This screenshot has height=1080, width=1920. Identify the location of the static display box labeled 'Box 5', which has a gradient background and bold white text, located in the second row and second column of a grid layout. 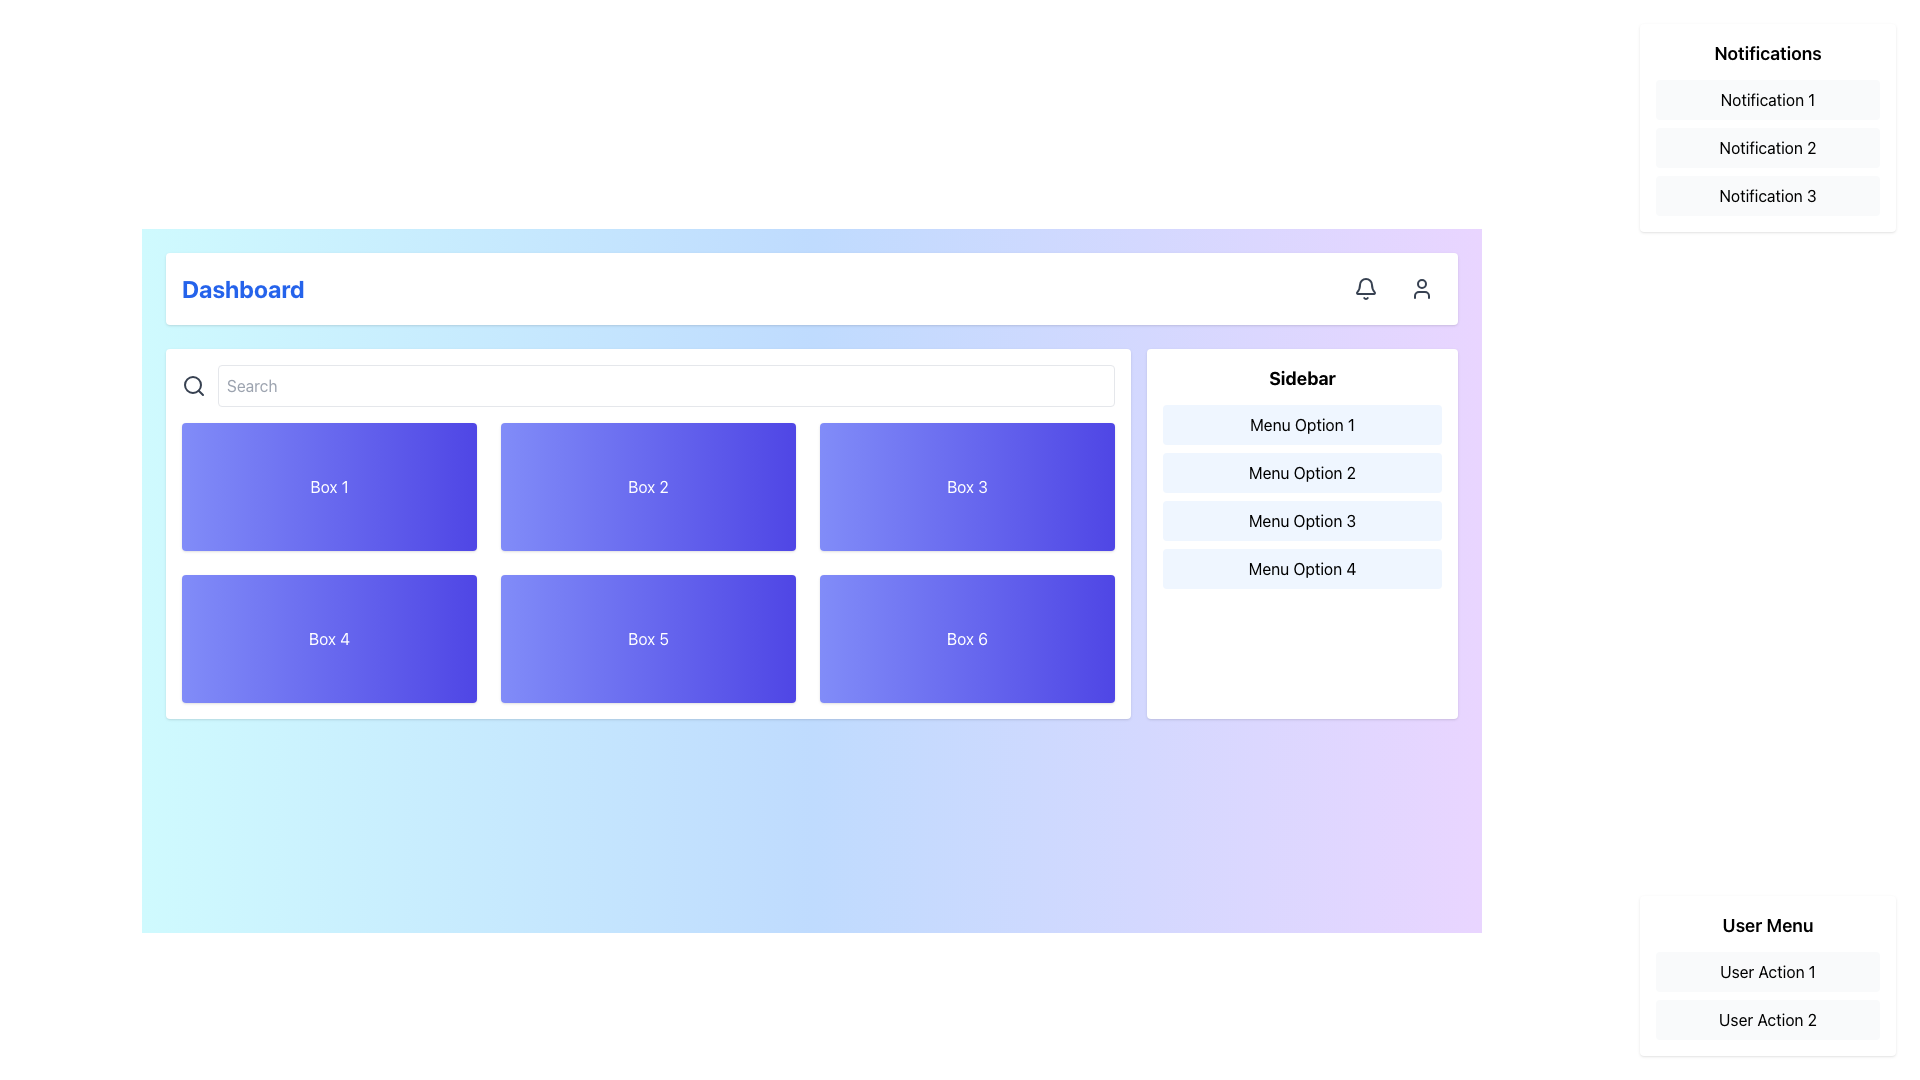
(648, 639).